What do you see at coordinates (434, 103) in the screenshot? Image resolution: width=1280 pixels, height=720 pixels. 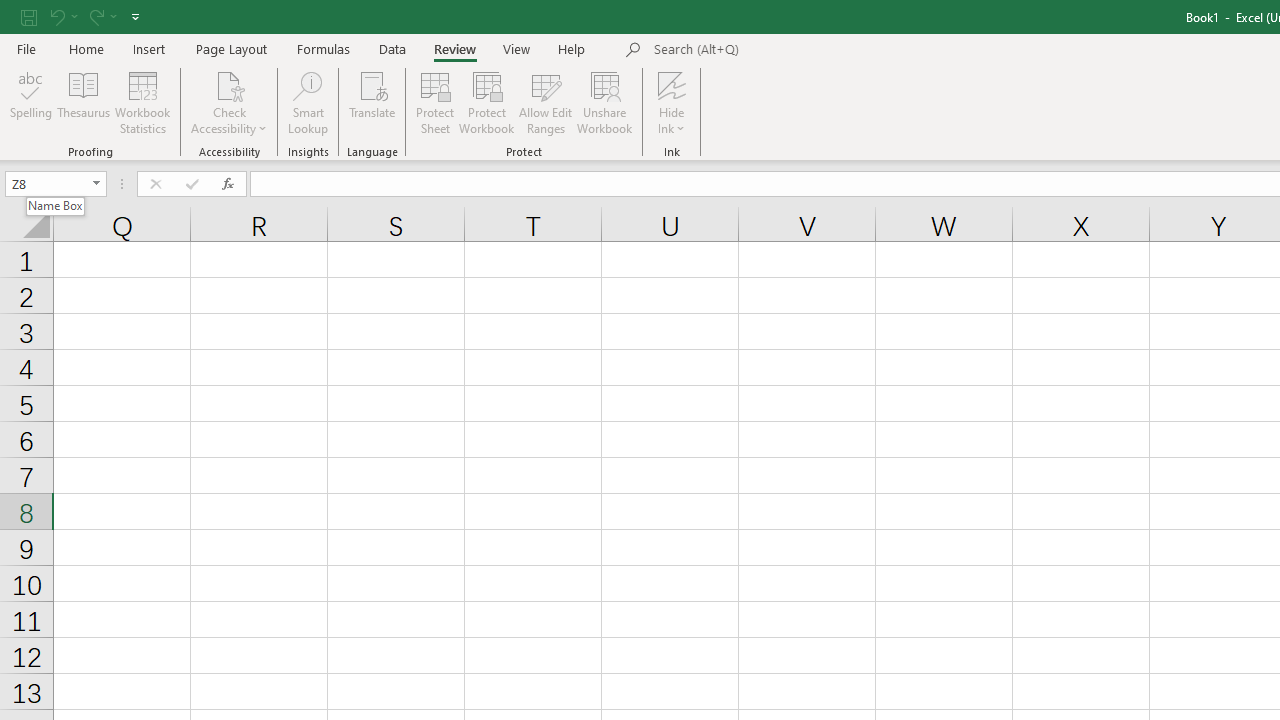 I see `'Protect Sheet...'` at bounding box center [434, 103].